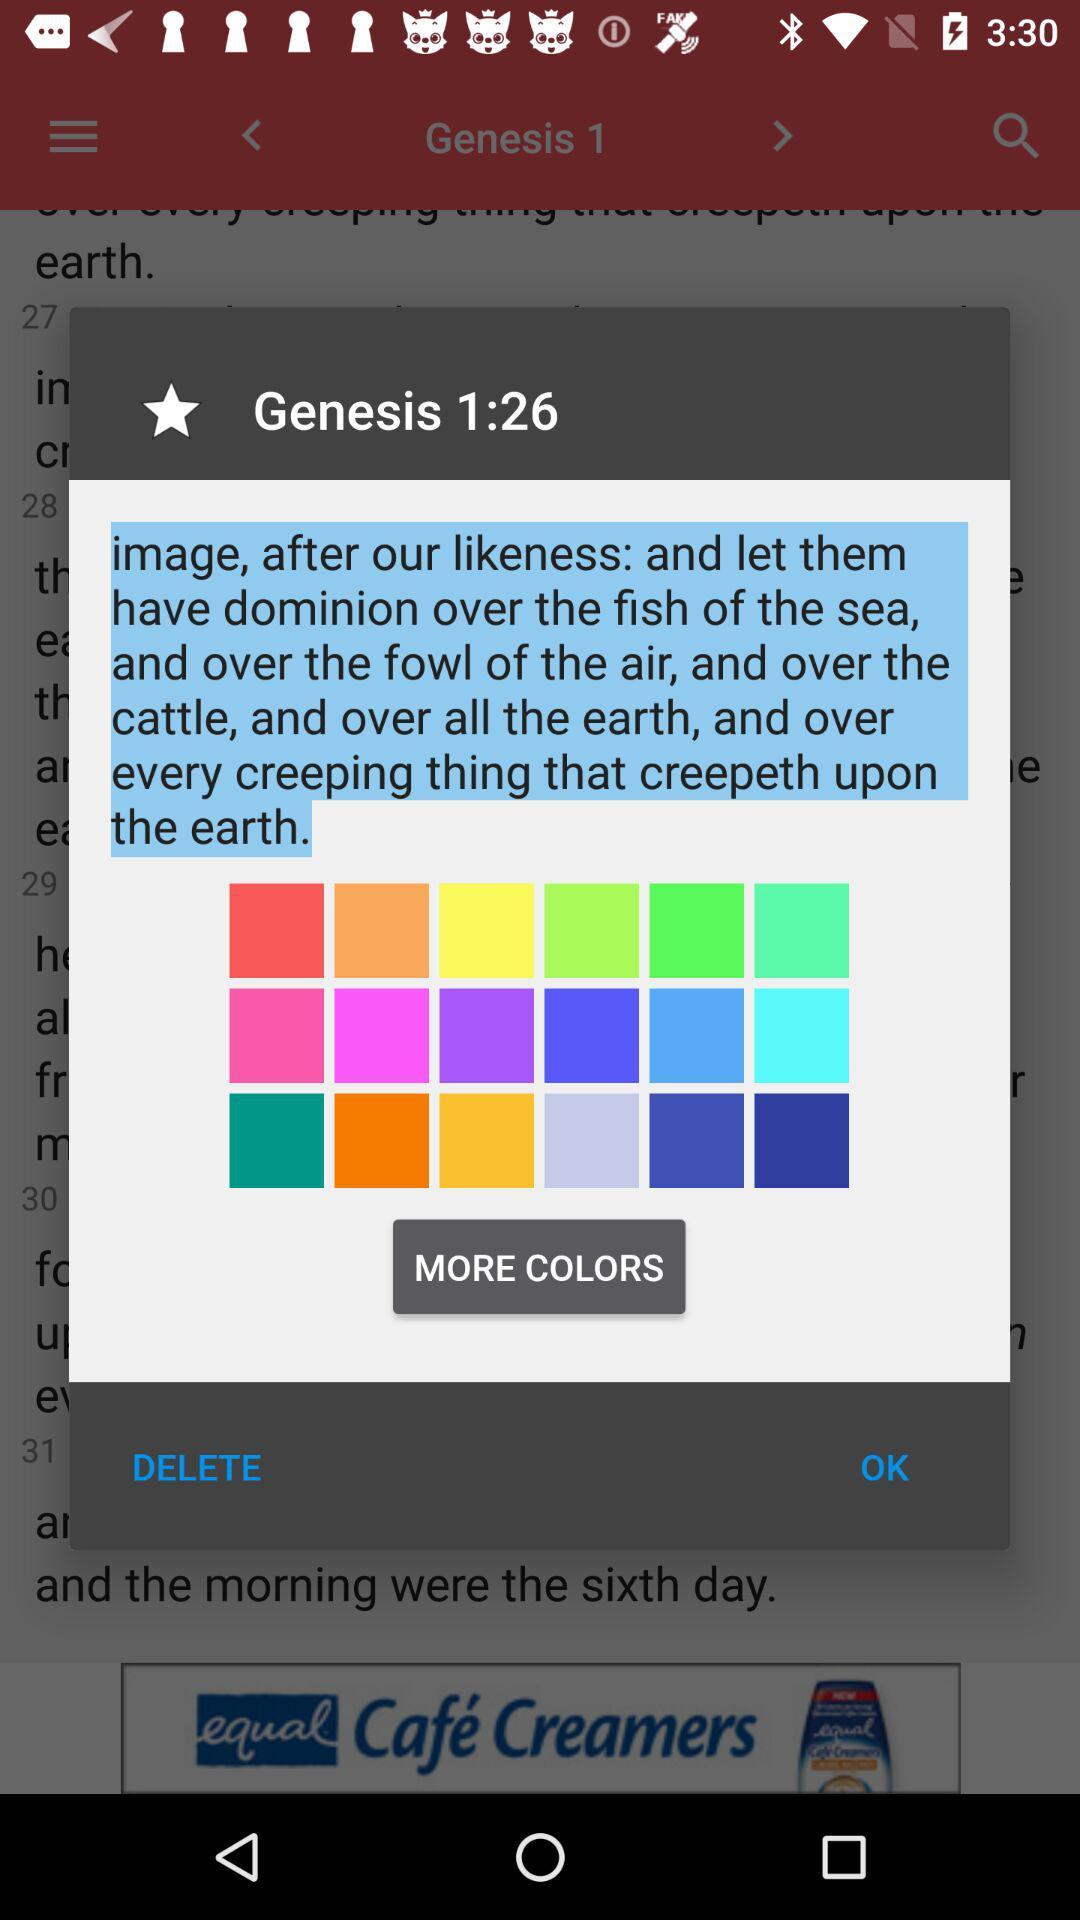 The width and height of the screenshot is (1080, 1920). What do you see at coordinates (590, 1140) in the screenshot?
I see `color` at bounding box center [590, 1140].